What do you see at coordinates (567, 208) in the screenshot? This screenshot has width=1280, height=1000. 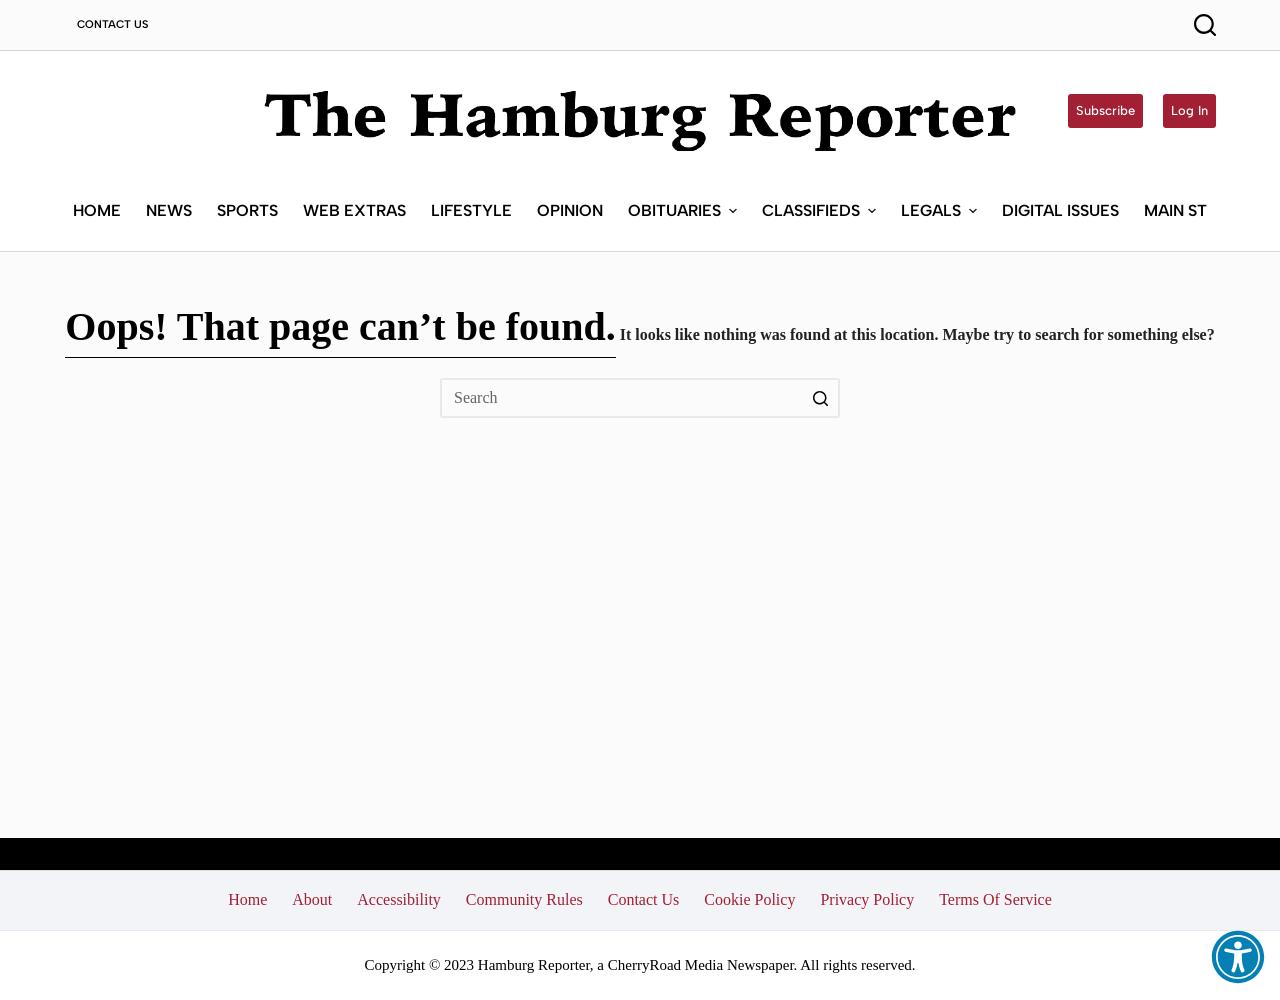 I see `'Opinion'` at bounding box center [567, 208].